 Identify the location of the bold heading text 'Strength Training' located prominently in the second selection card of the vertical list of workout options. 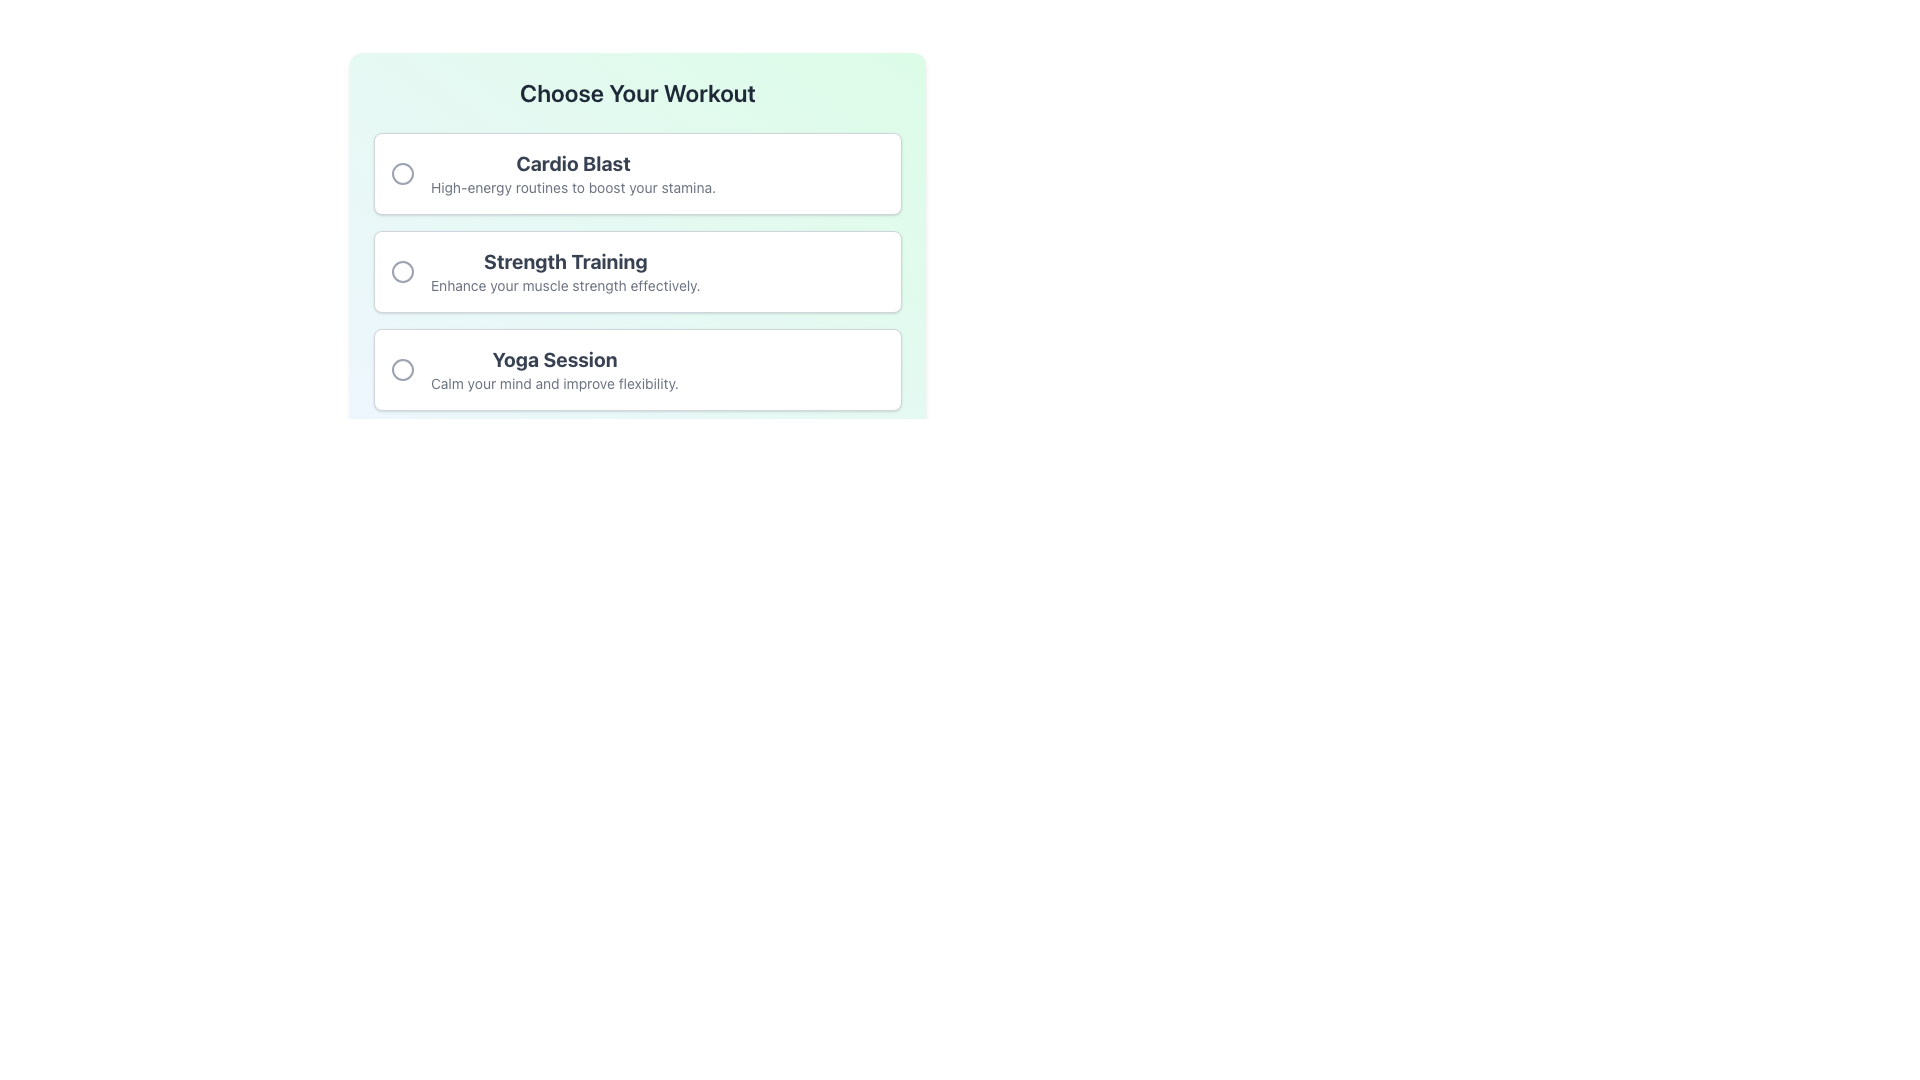
(564, 261).